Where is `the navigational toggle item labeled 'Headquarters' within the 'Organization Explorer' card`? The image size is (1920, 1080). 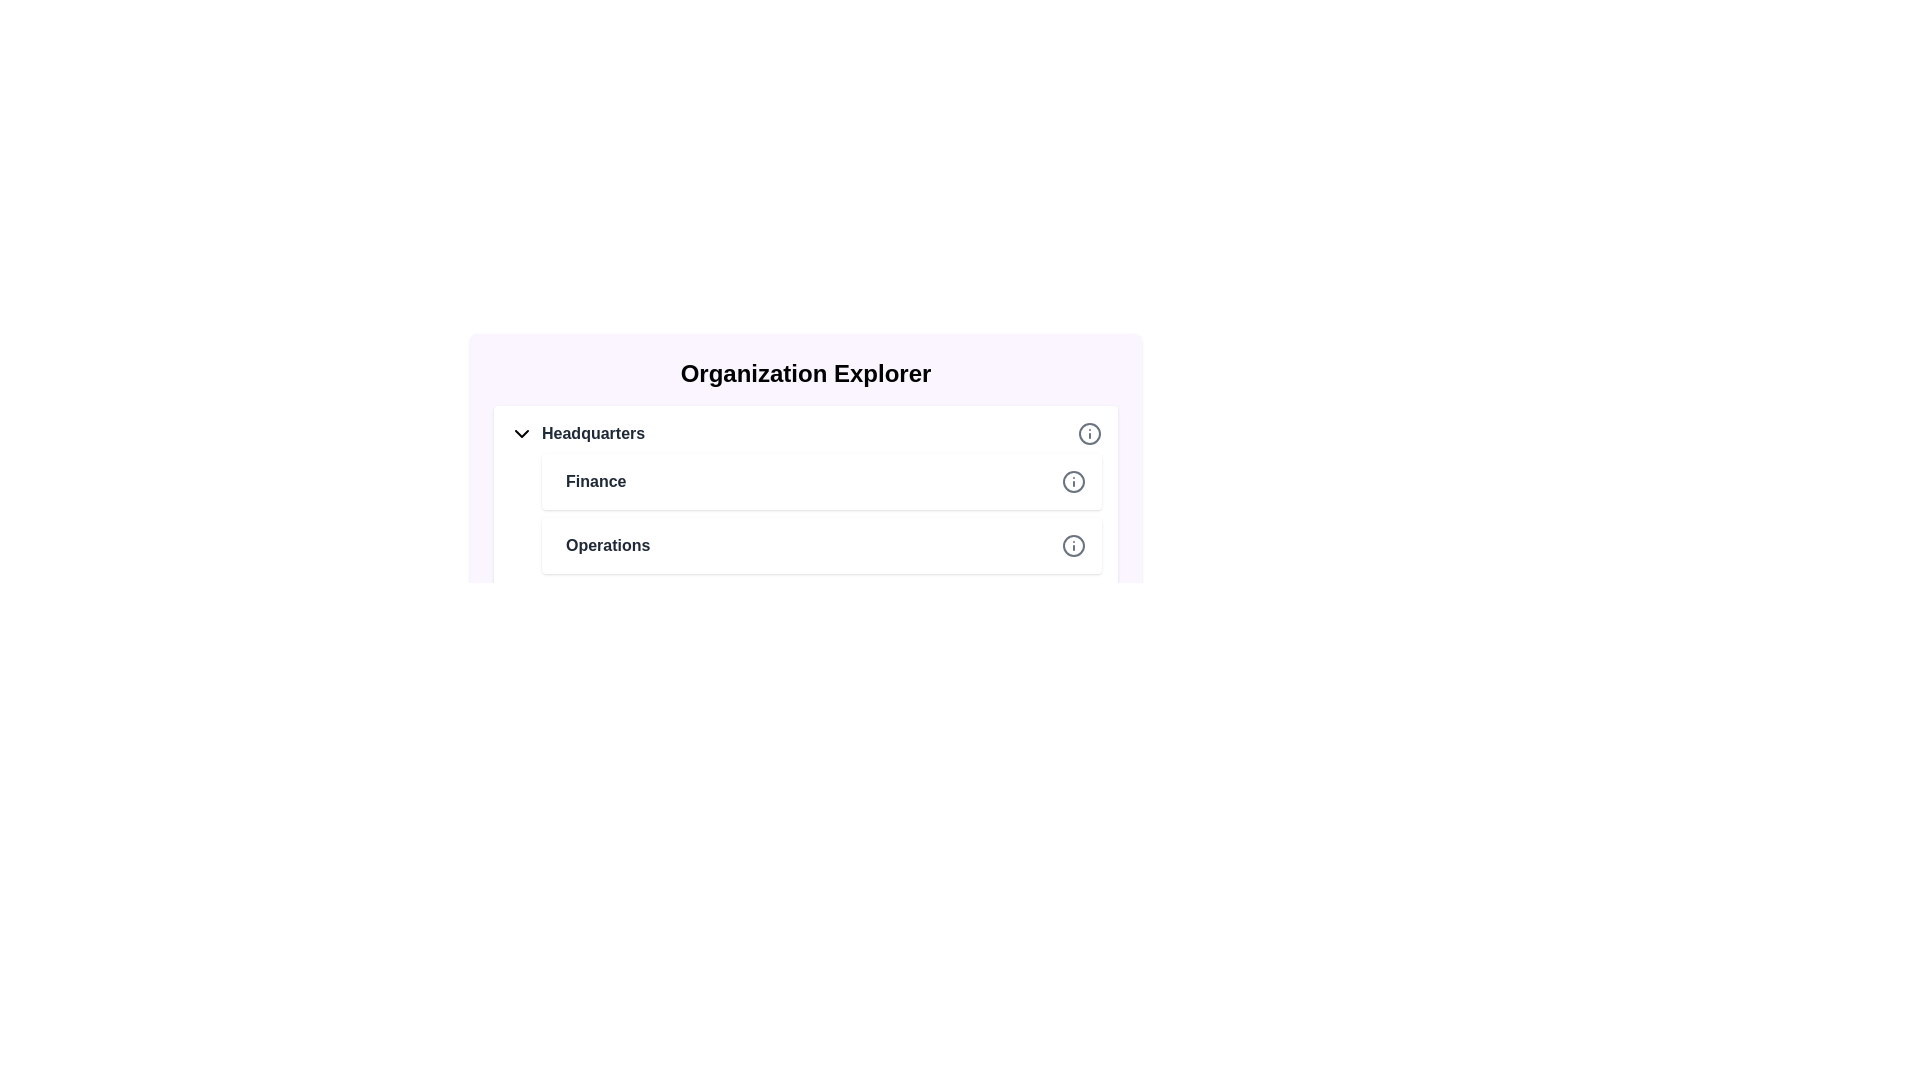
the navigational toggle item labeled 'Headquarters' within the 'Organization Explorer' card is located at coordinates (806, 433).